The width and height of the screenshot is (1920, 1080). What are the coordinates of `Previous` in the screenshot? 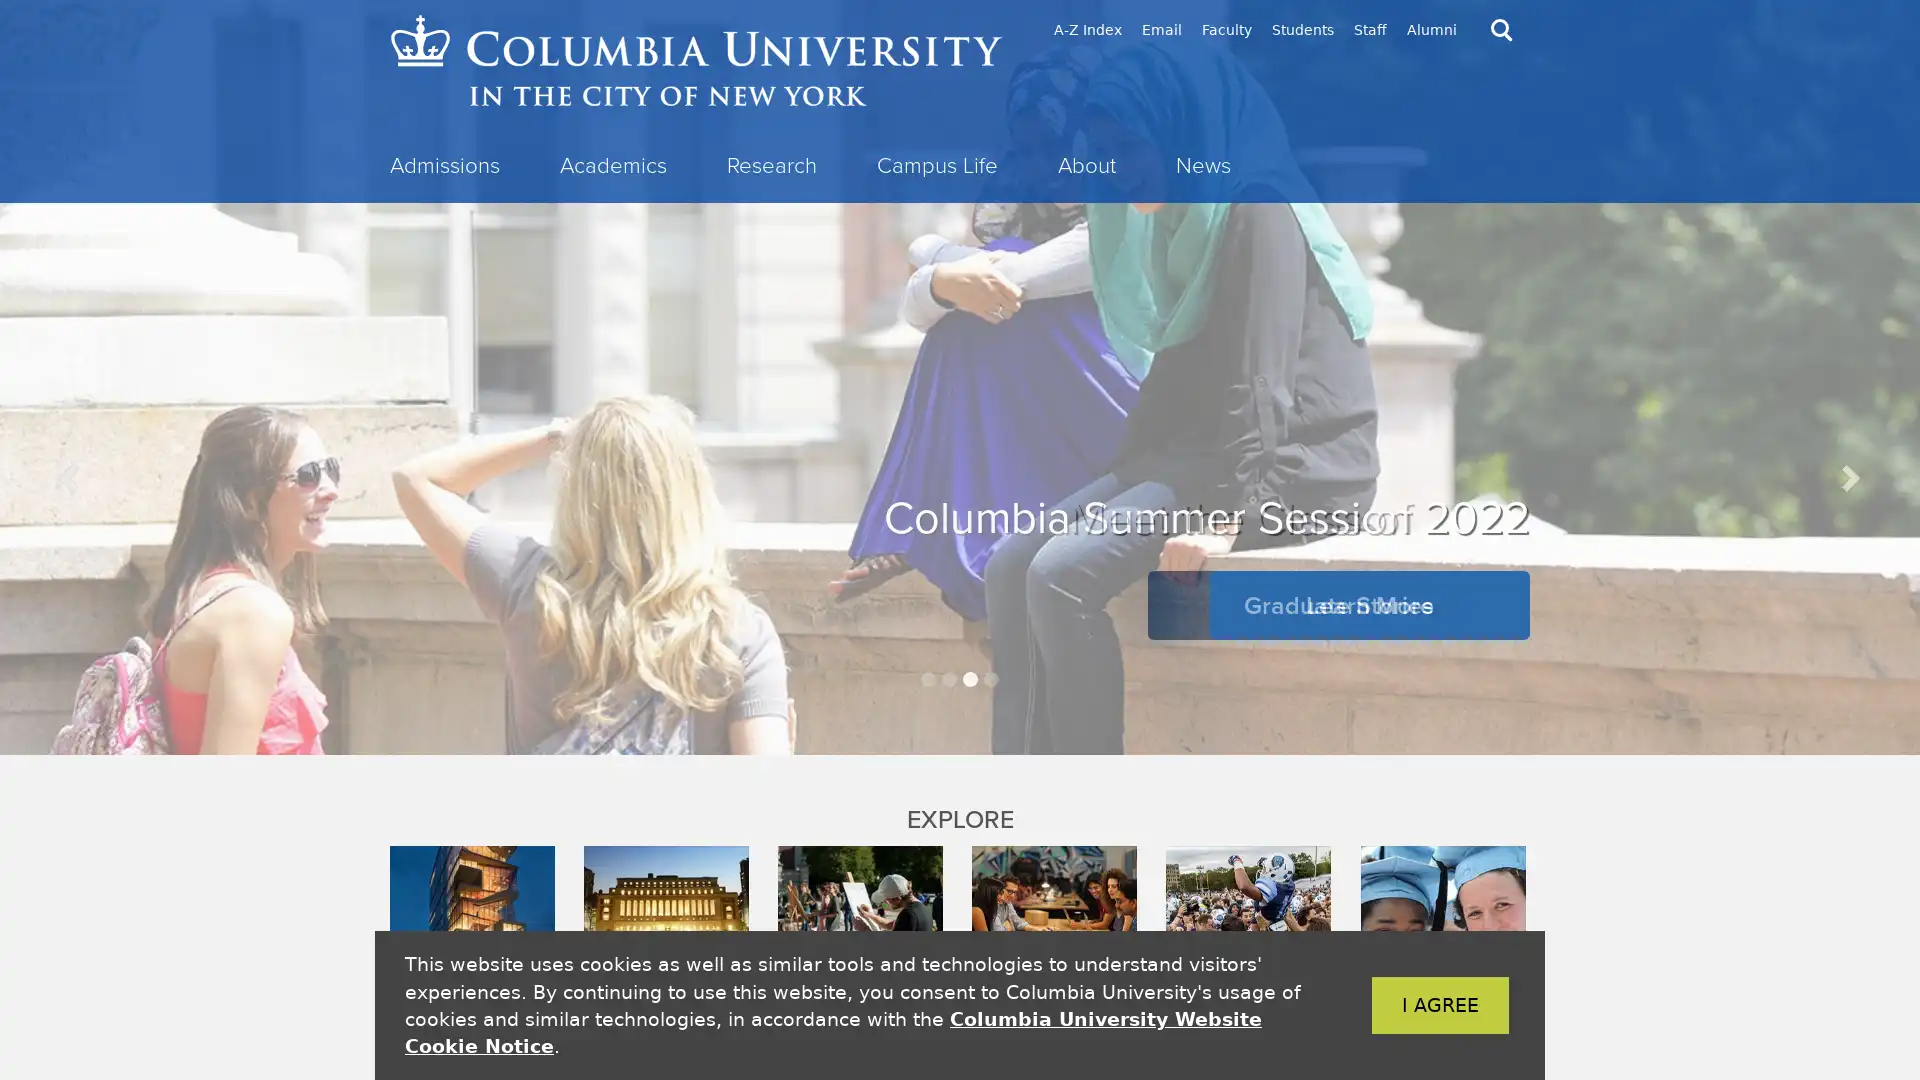 It's located at (71, 477).